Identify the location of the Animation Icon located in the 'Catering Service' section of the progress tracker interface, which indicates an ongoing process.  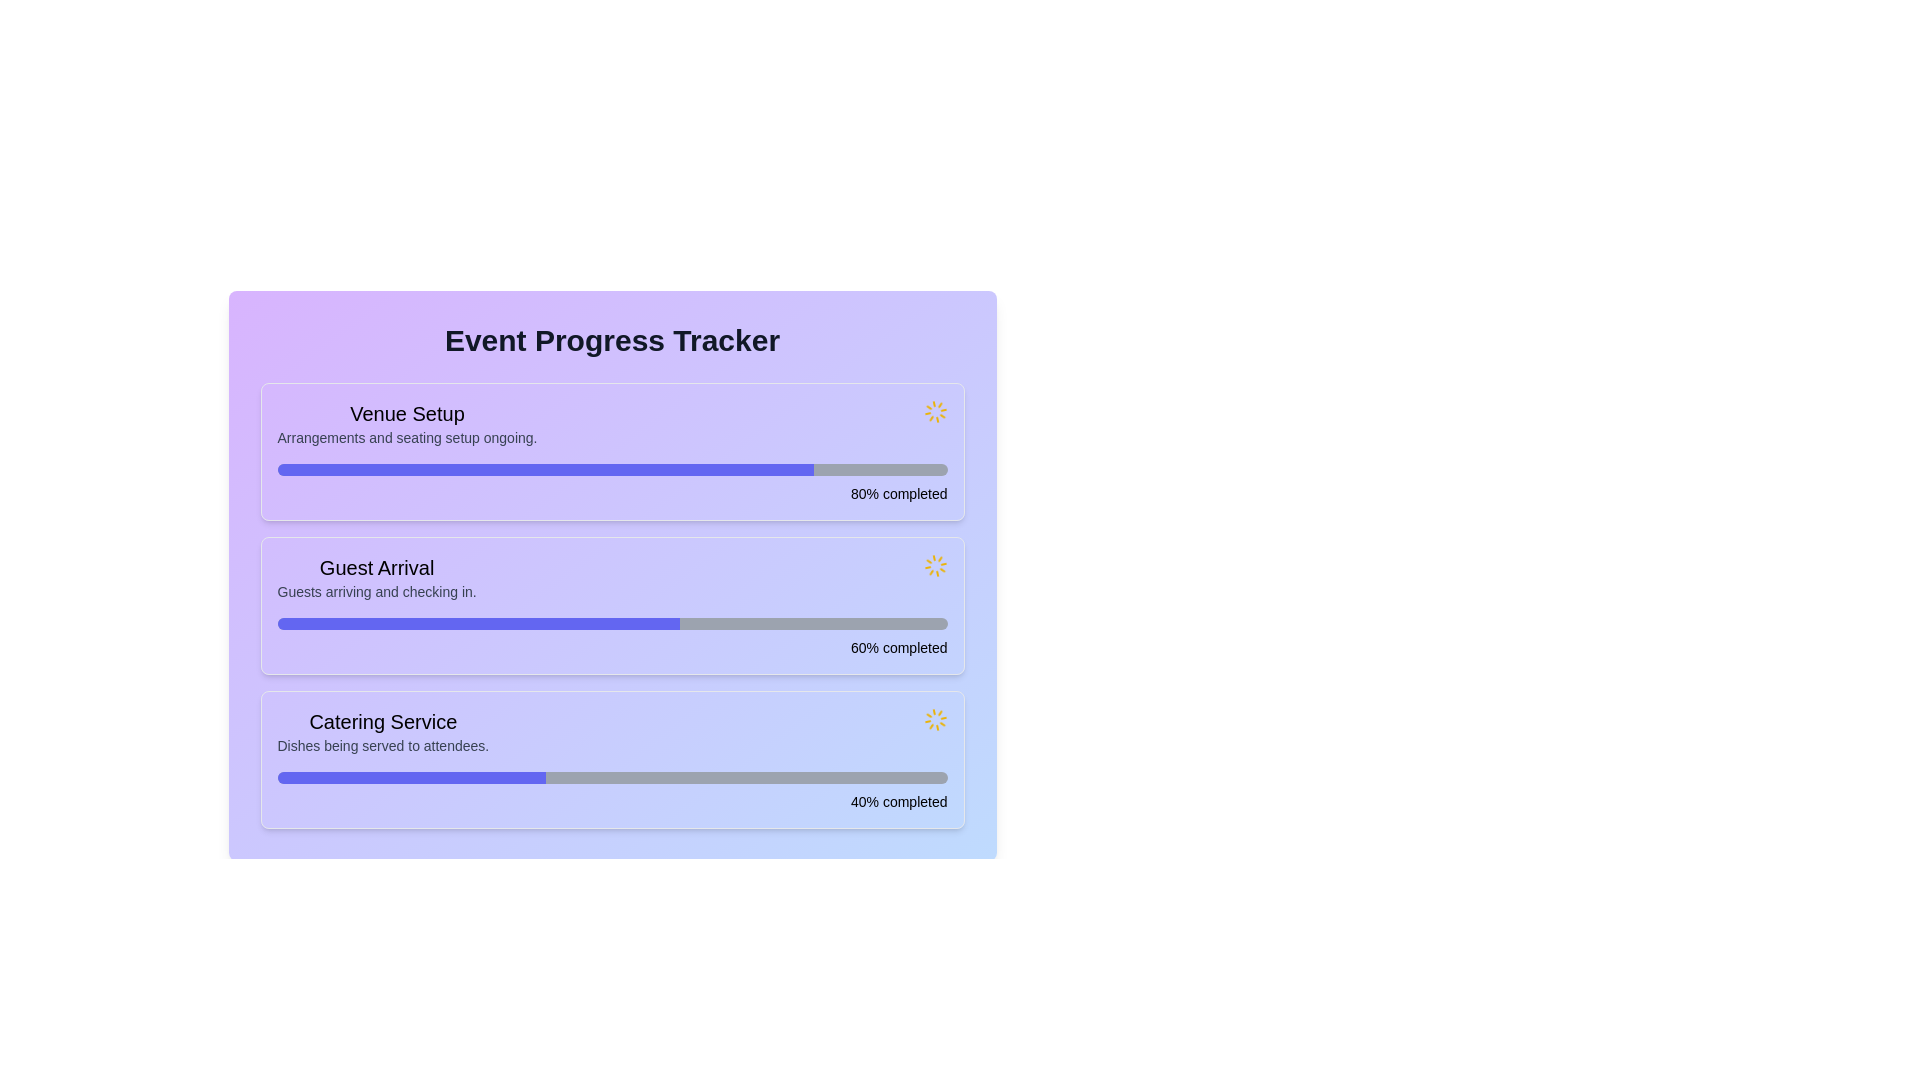
(934, 720).